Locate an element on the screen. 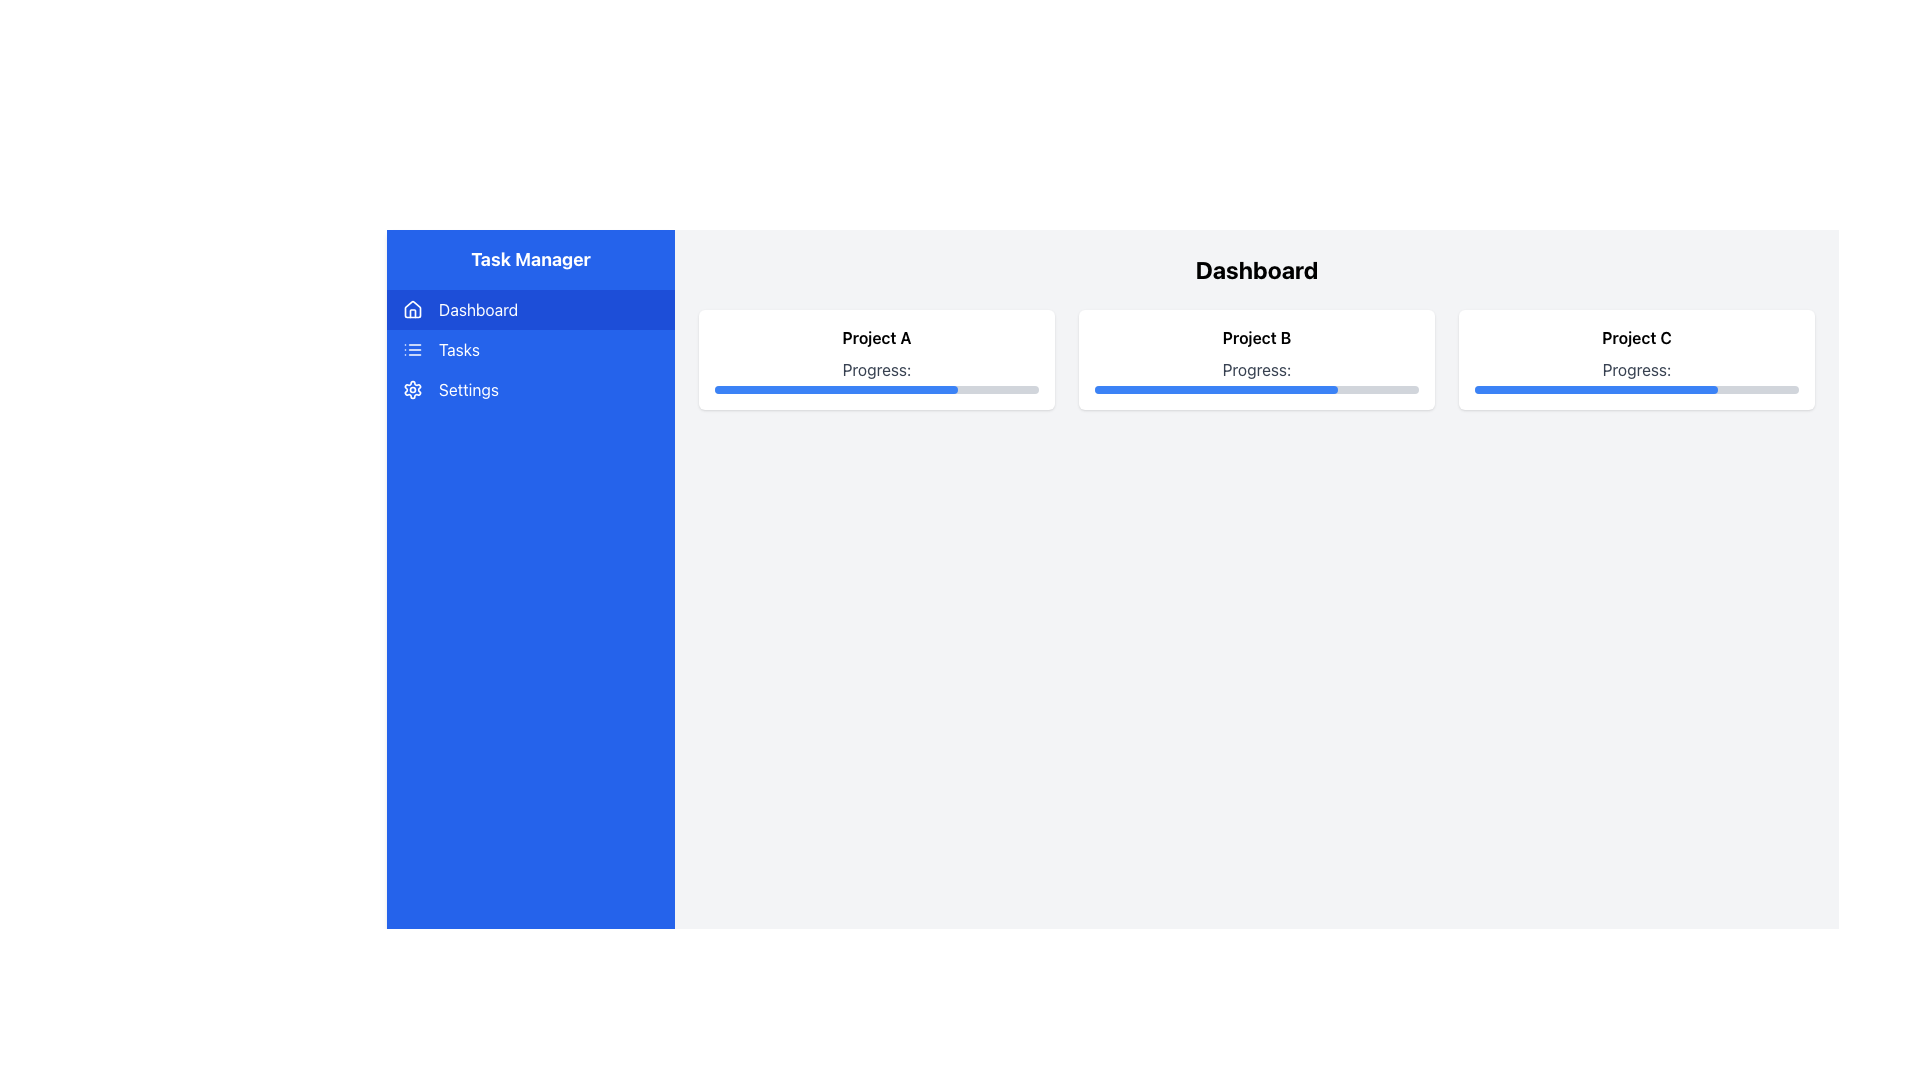 This screenshot has height=1080, width=1920. the blue progress indicator within the gray rounded progress bar located under 'Project A' in the dashboard section is located at coordinates (836, 389).